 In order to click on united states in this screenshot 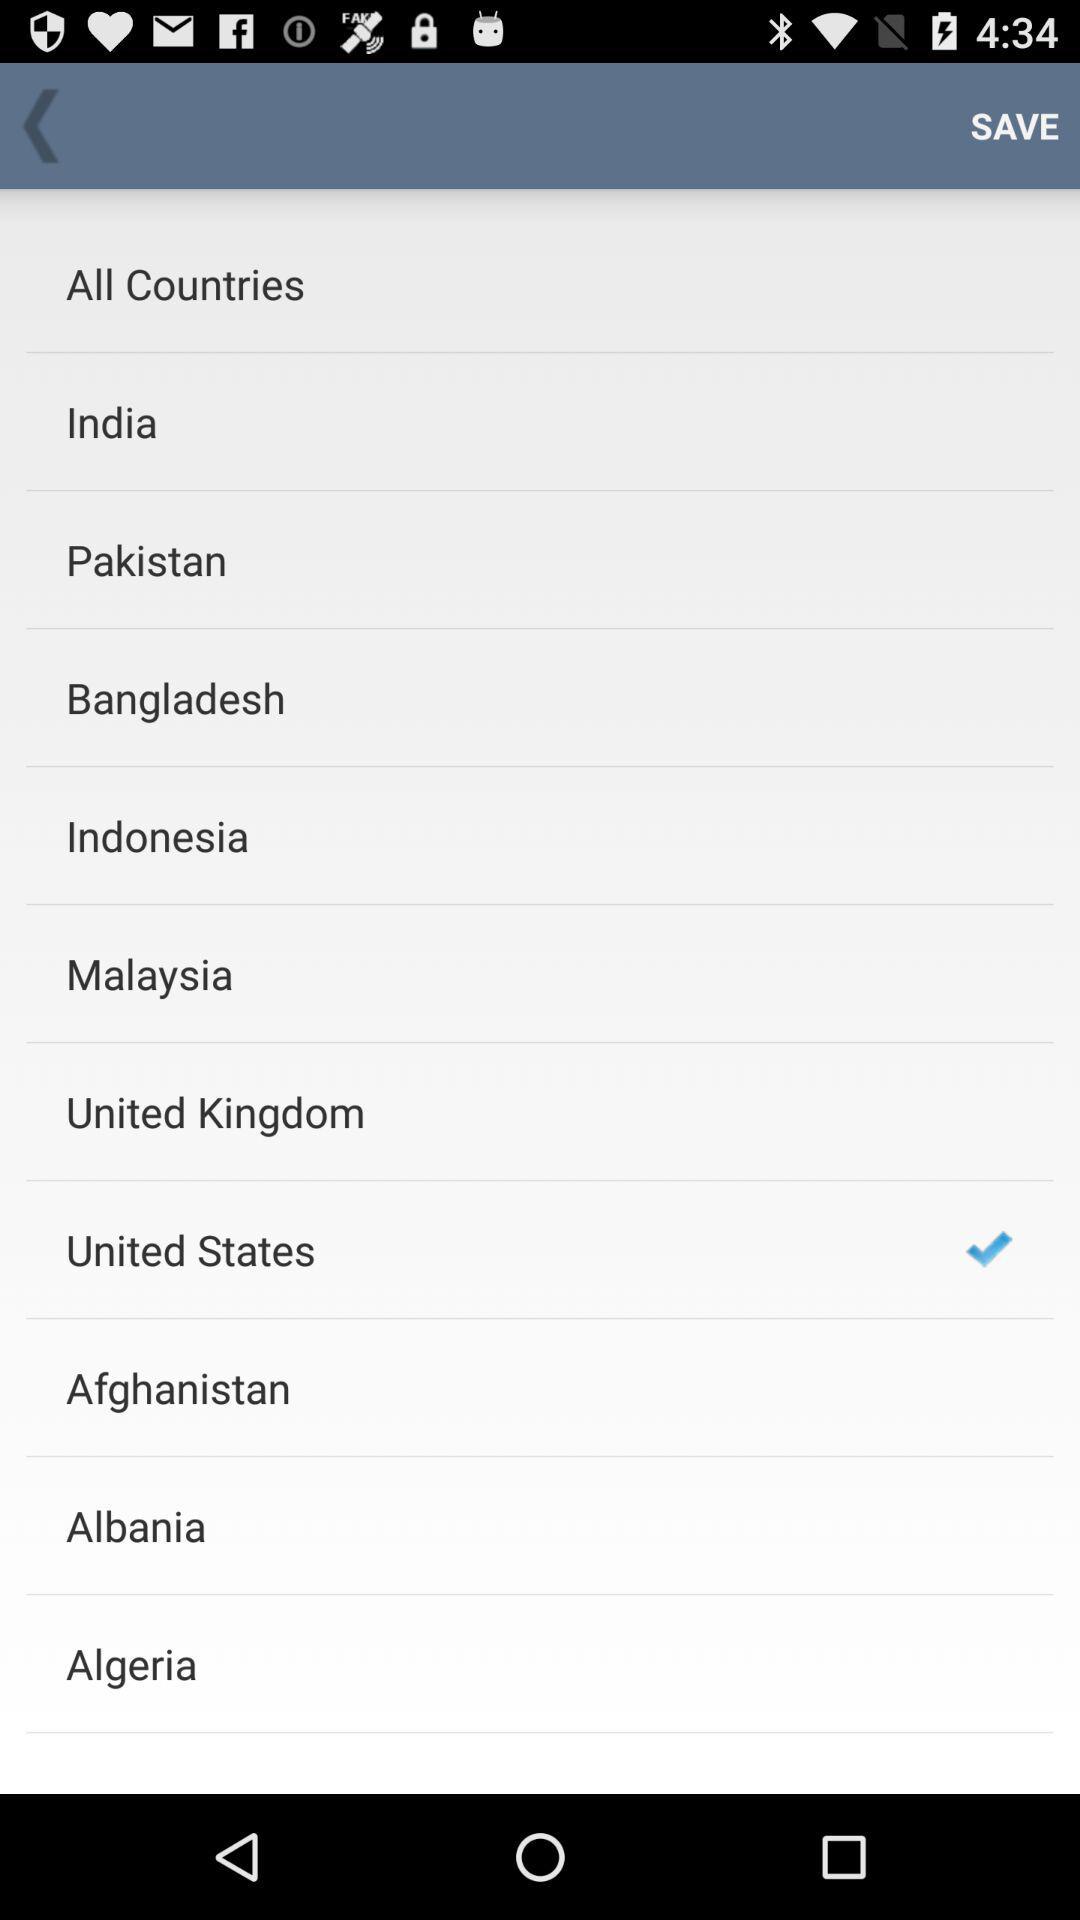, I will do `click(489, 1248)`.